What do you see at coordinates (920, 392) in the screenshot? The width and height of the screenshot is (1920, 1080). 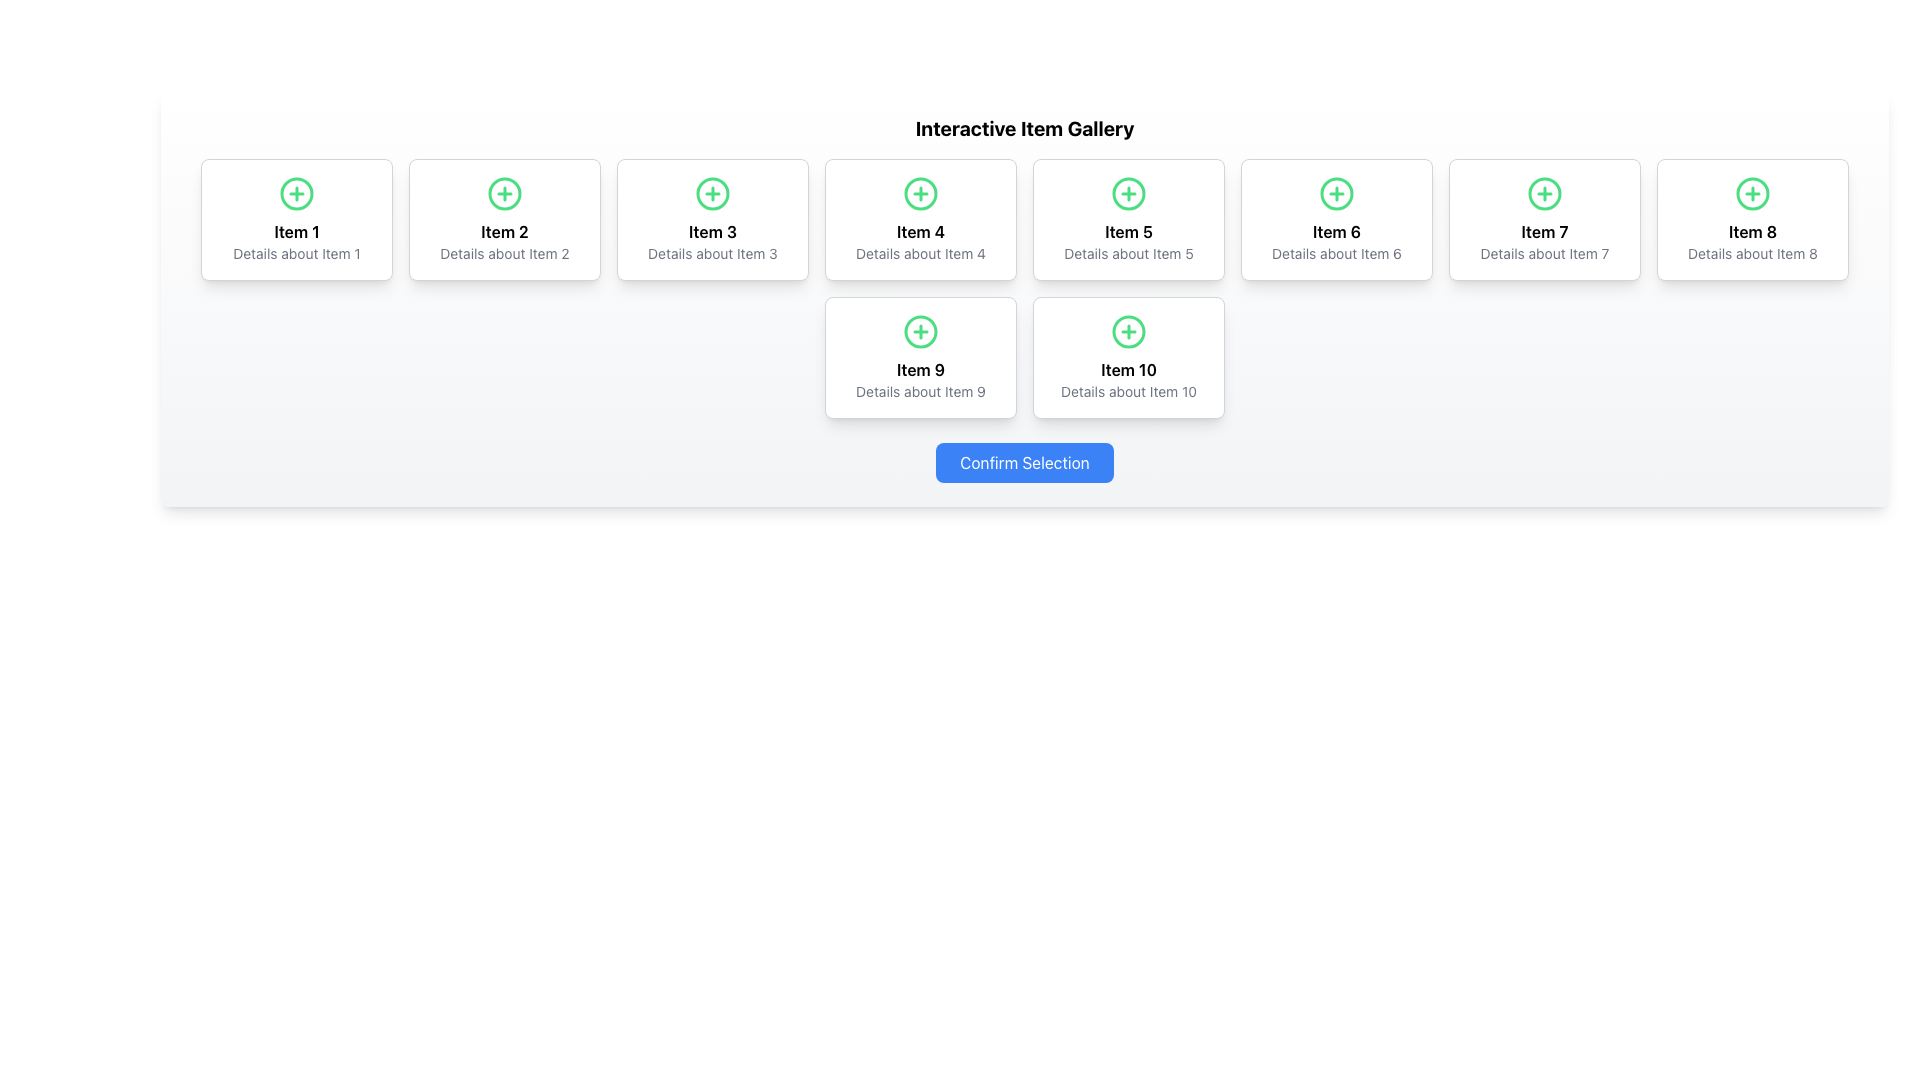 I see `the Text Label that provides additional descriptive information about 'Item 9', located beneath the title element in the card for 'Item 9'` at bounding box center [920, 392].